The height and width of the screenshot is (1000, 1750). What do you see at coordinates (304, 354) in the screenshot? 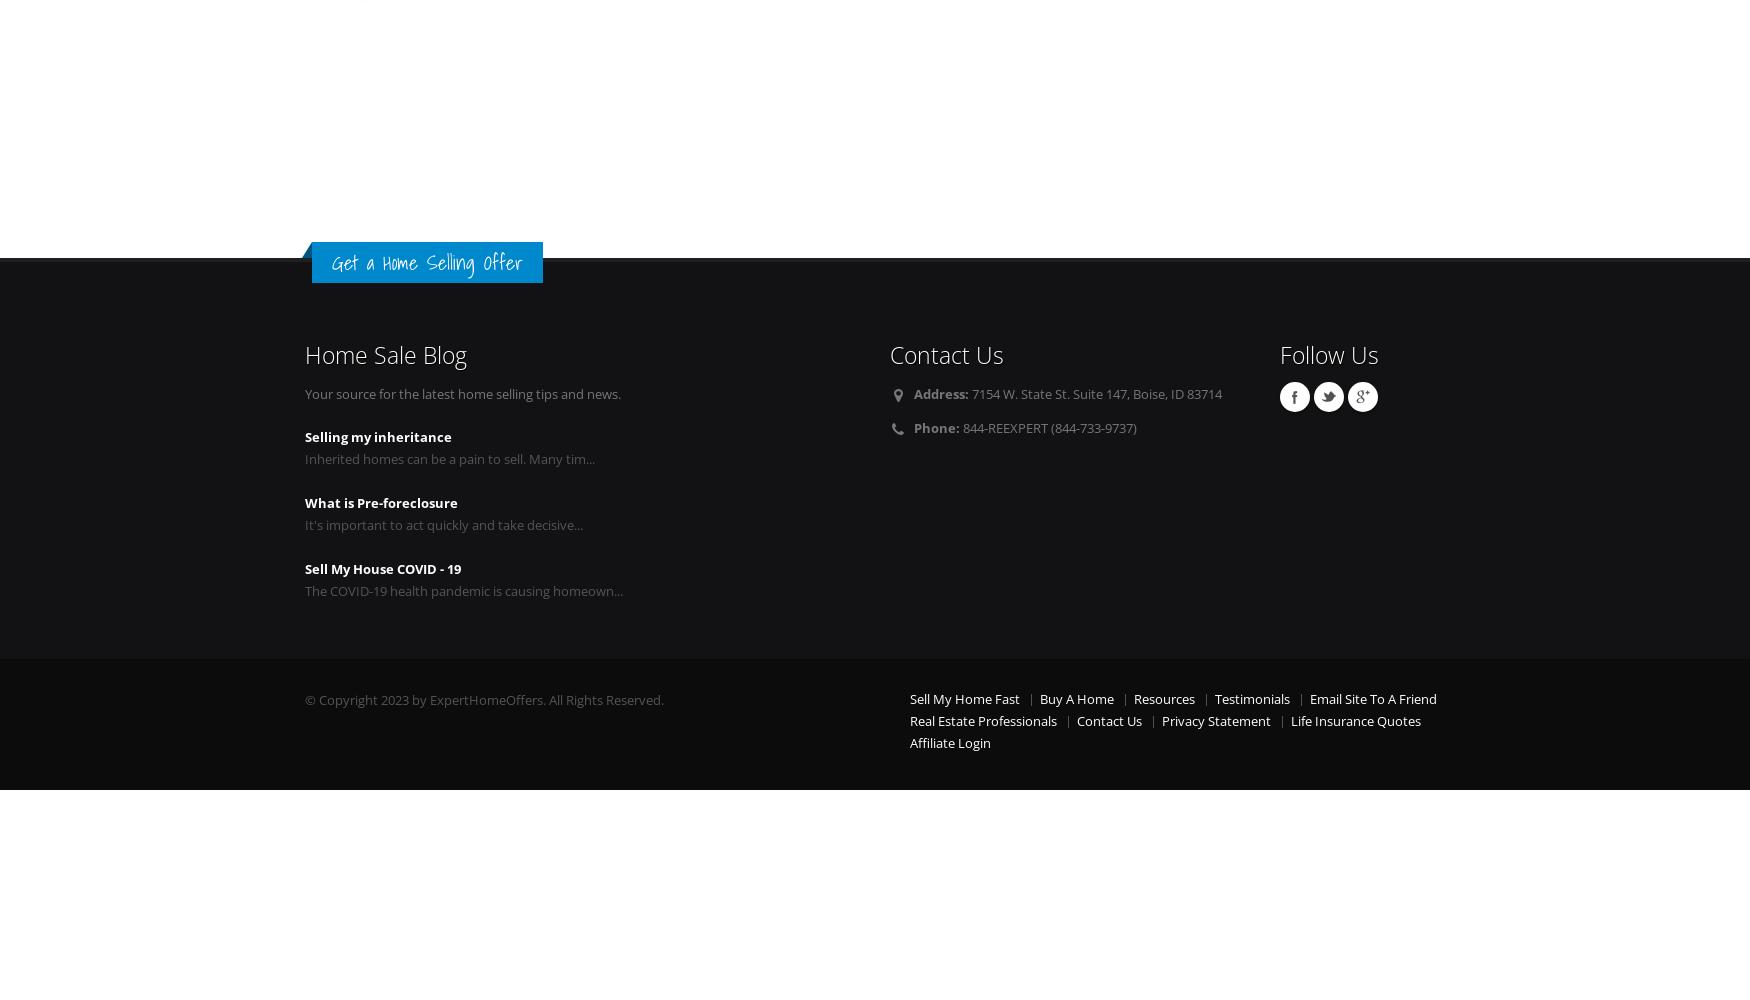
I see `'Home Sale Blog'` at bounding box center [304, 354].